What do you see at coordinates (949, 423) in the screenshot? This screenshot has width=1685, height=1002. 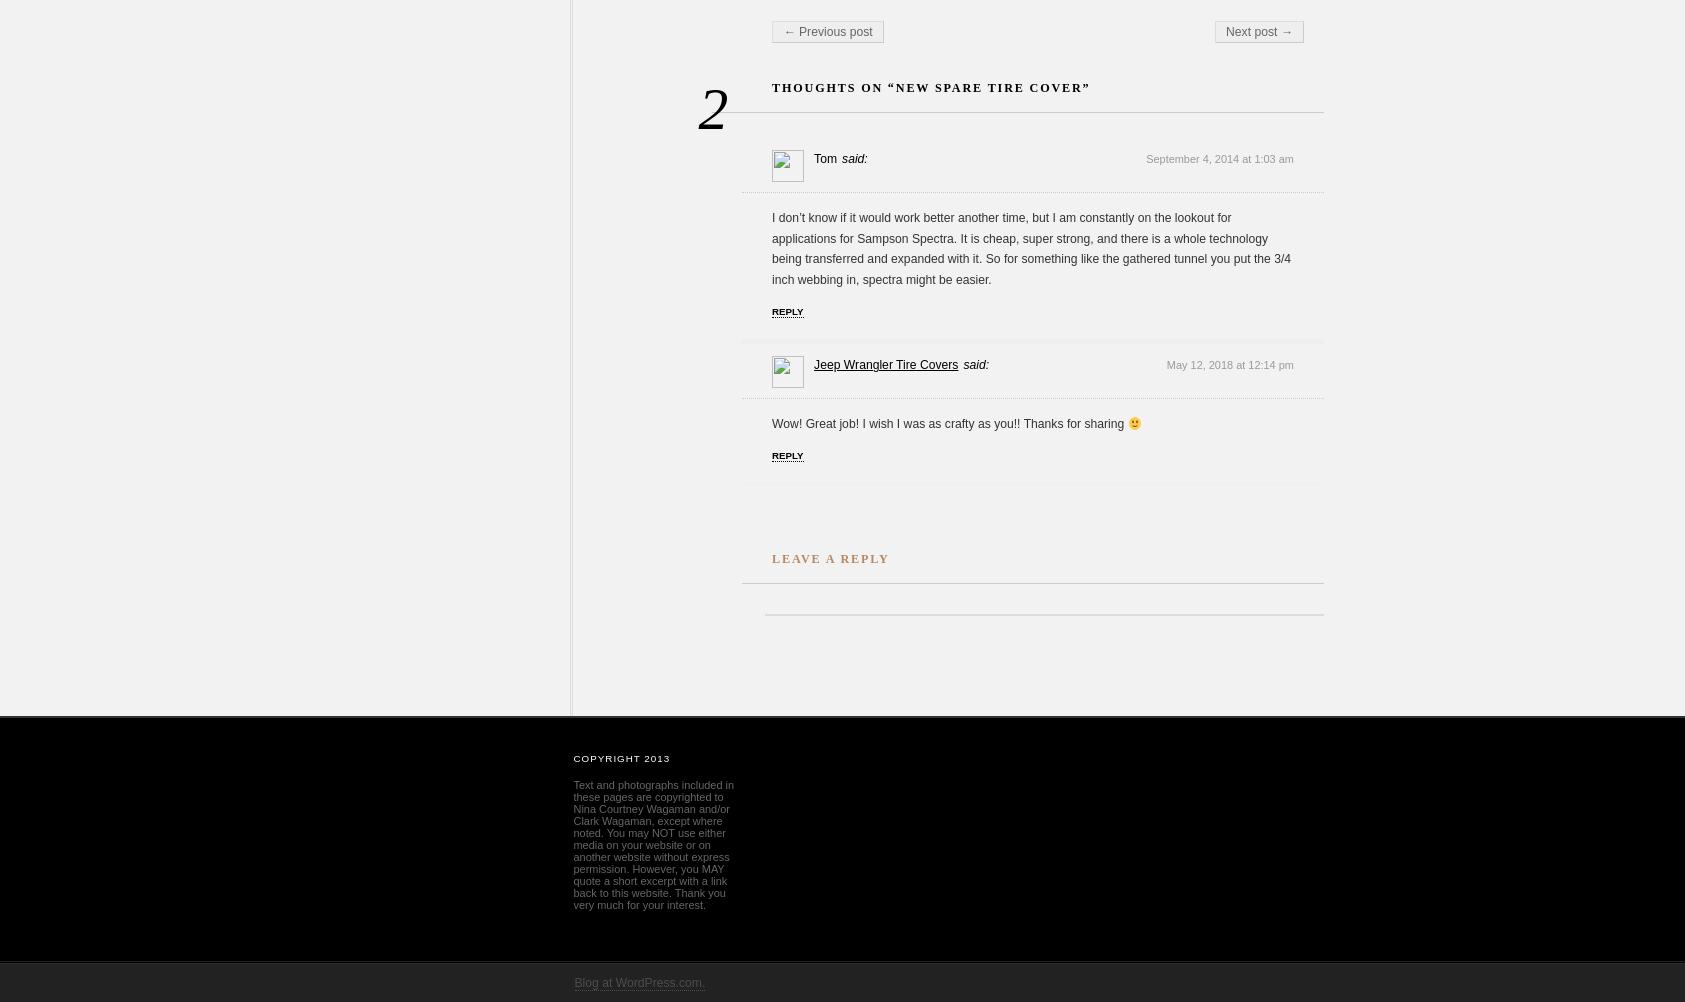 I see `'Wow! Great job! I wish I was as crafty as you!! Thanks for sharing'` at bounding box center [949, 423].